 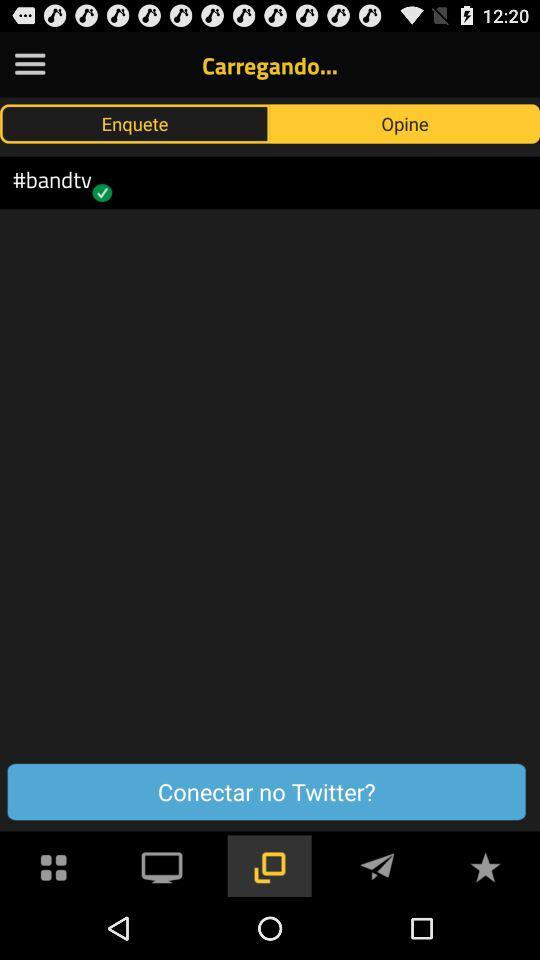 What do you see at coordinates (377, 864) in the screenshot?
I see `button below the conectar no twitter?` at bounding box center [377, 864].